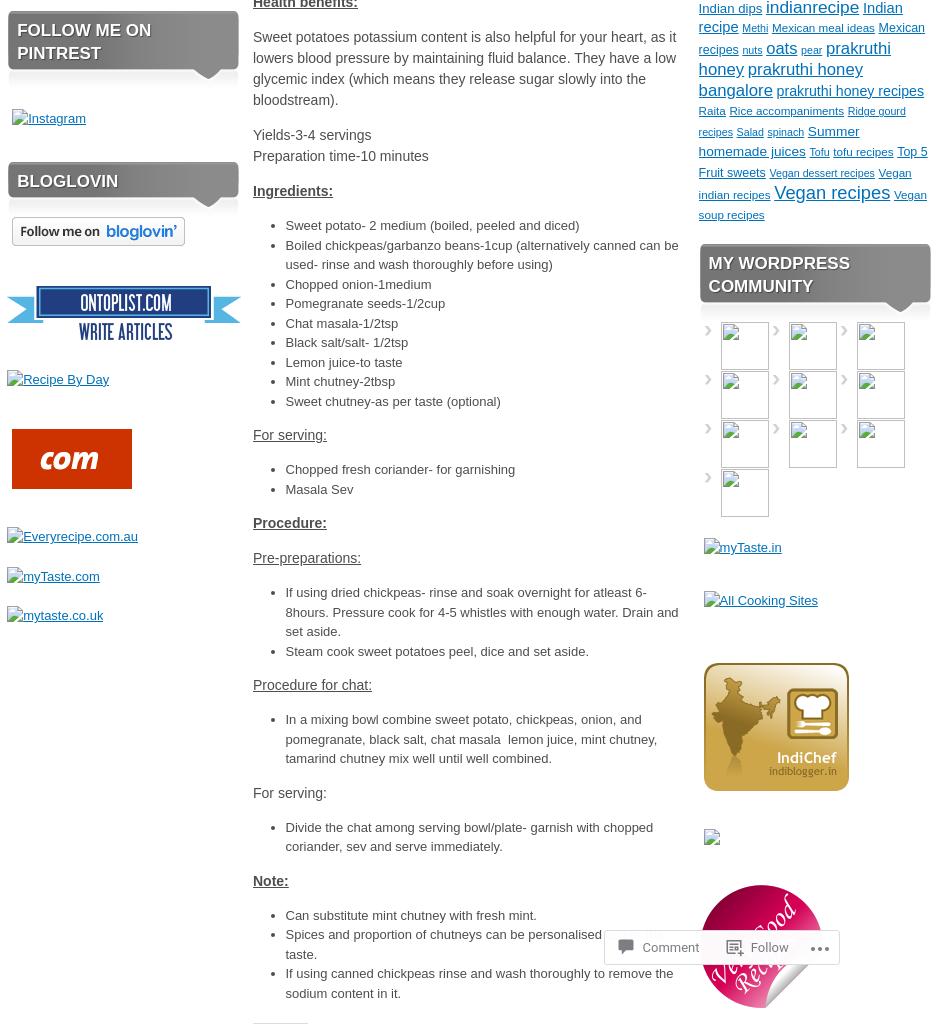 This screenshot has height=1025, width=940. What do you see at coordinates (751, 47) in the screenshot?
I see `'nuts'` at bounding box center [751, 47].